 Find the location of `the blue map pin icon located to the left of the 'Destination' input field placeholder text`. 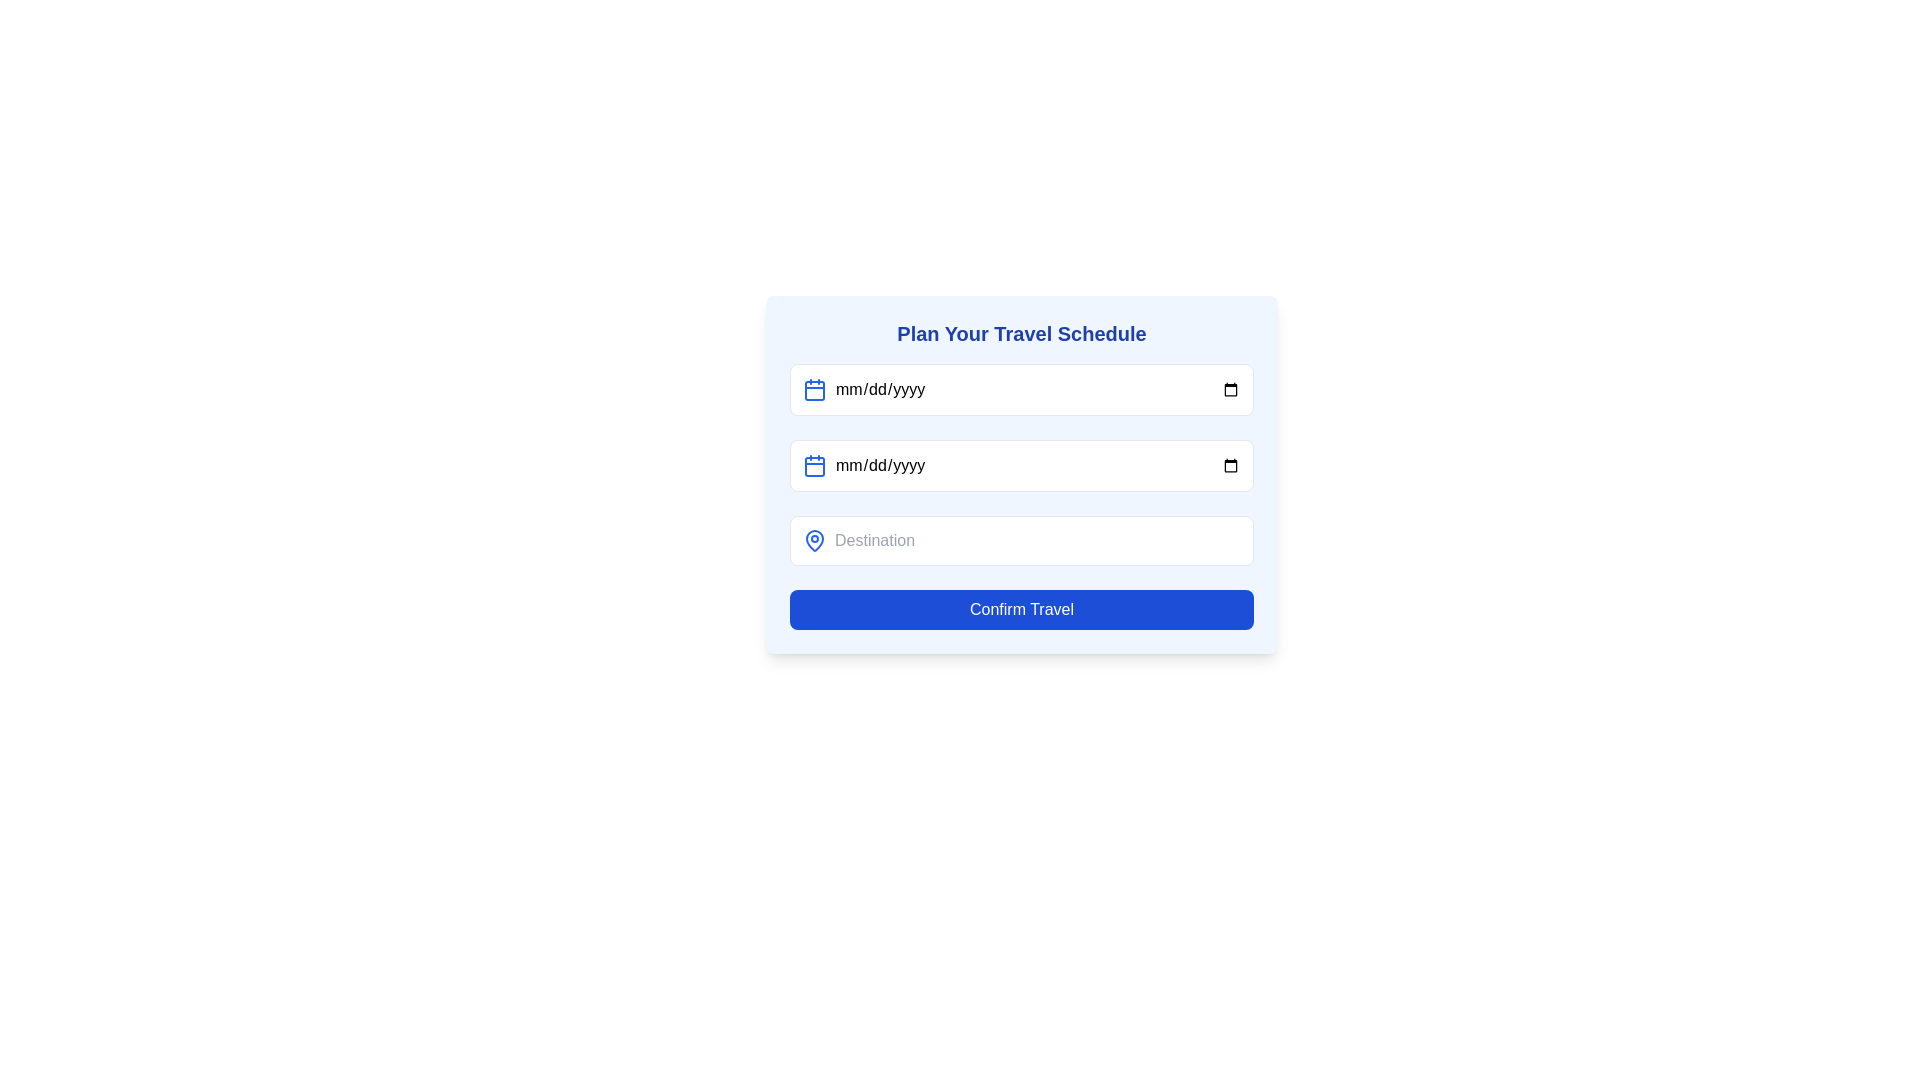

the blue map pin icon located to the left of the 'Destination' input field placeholder text is located at coordinates (815, 540).